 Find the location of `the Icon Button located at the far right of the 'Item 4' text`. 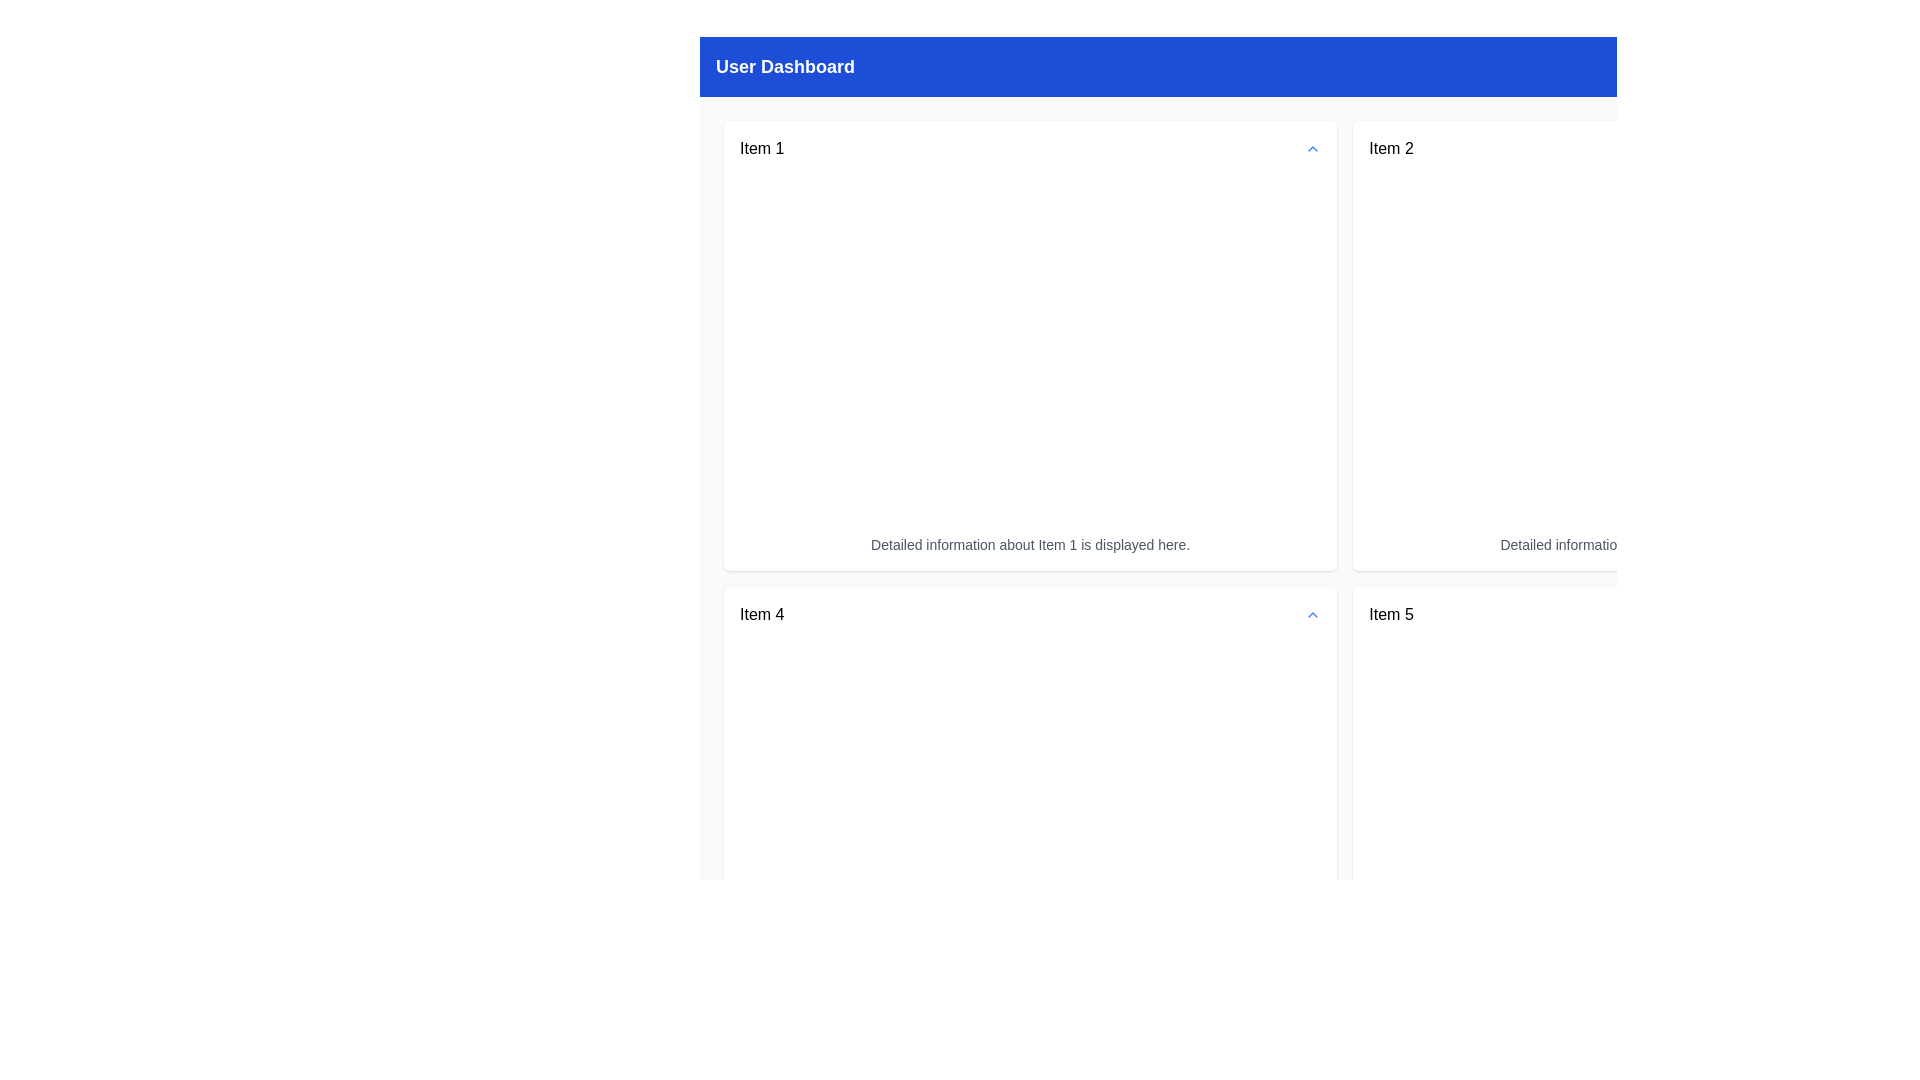

the Icon Button located at the far right of the 'Item 4' text is located at coordinates (1313, 613).